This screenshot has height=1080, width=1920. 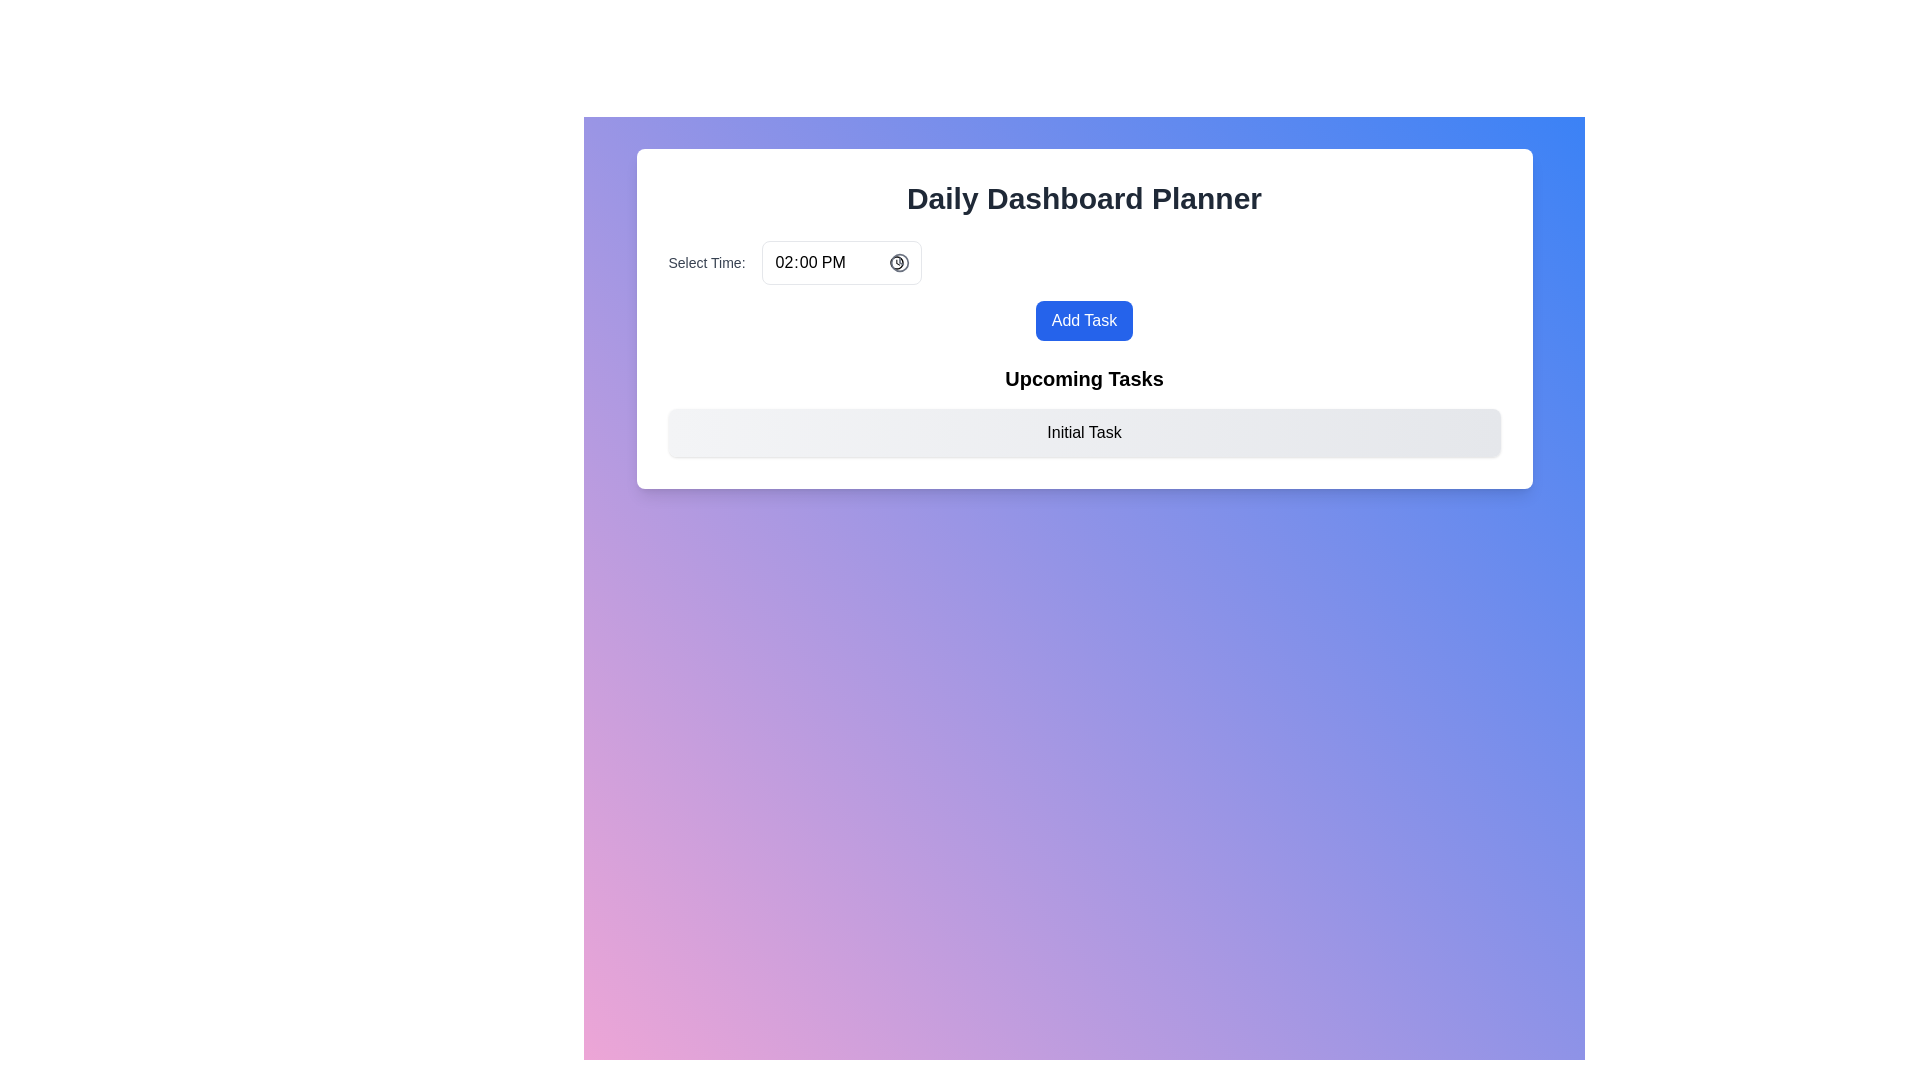 I want to click on the non-interactive text label displaying the task description located directly below the 'Upcoming Tasks' heading, so click(x=1083, y=431).